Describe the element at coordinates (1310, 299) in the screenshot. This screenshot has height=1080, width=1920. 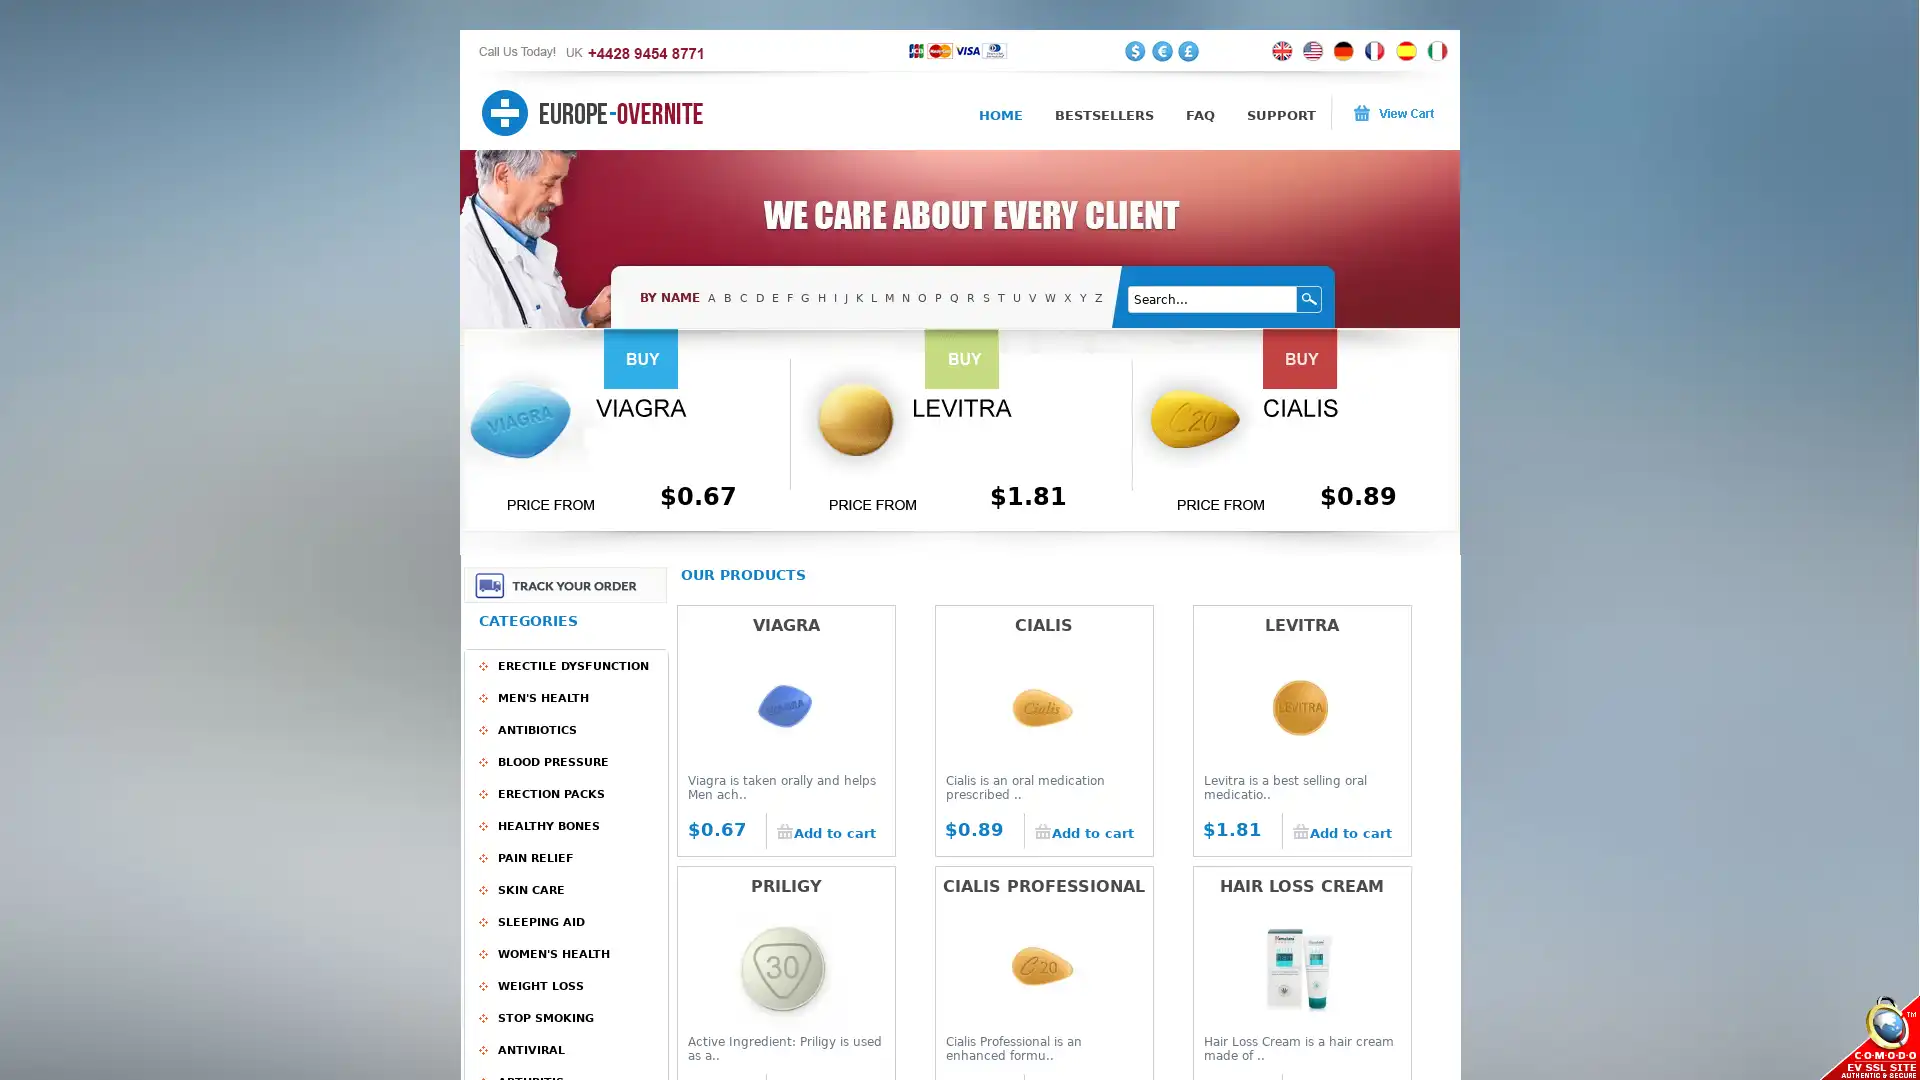
I see `.` at that location.